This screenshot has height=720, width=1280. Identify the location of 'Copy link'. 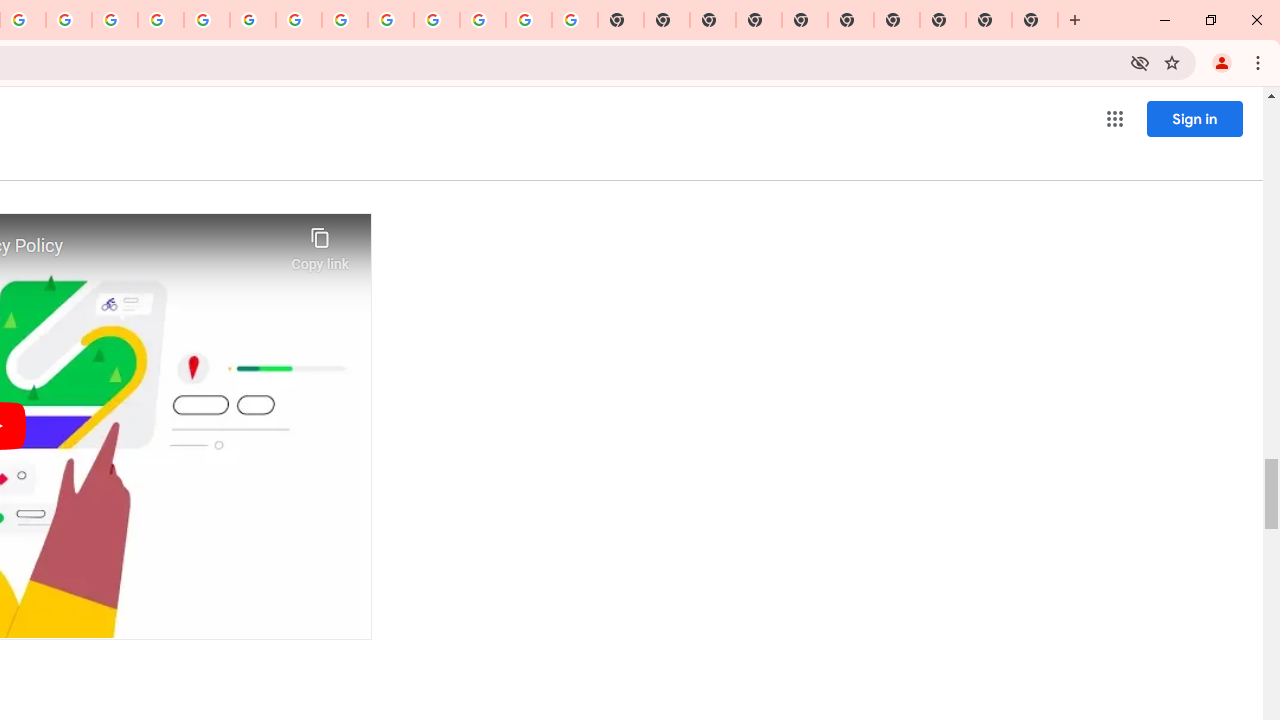
(320, 243).